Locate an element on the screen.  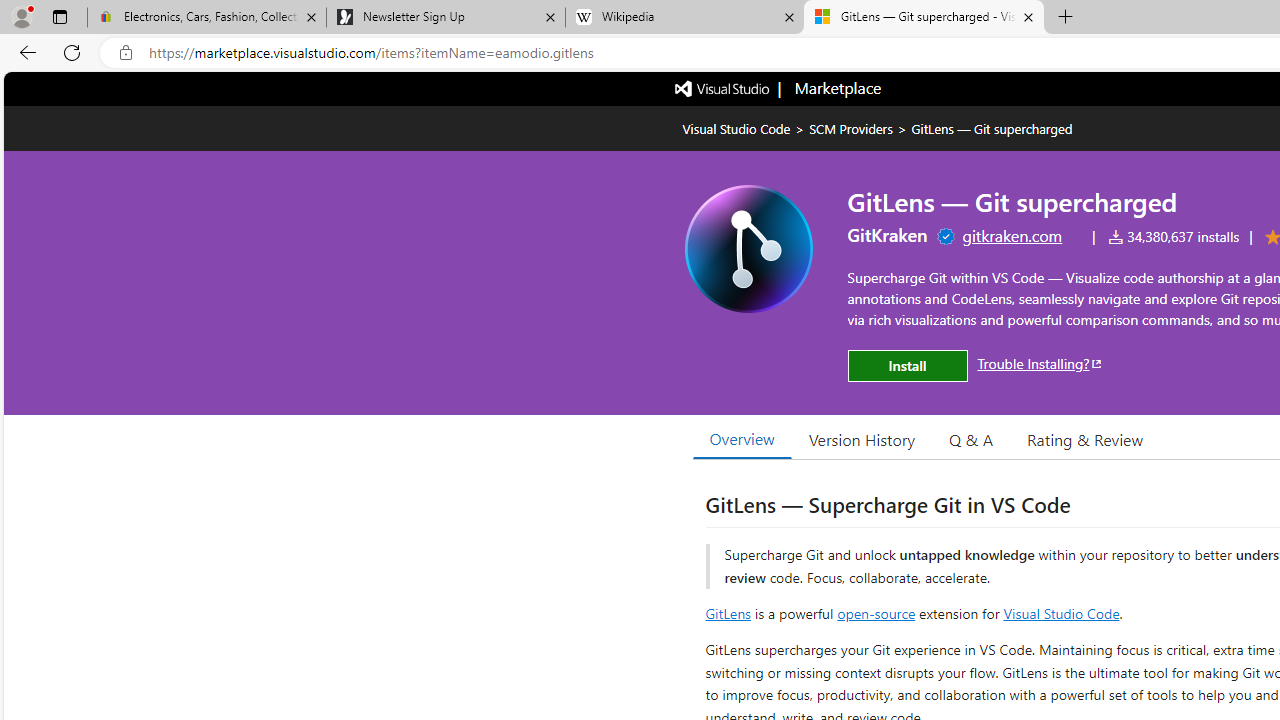
'Q & A' is located at coordinates (971, 438).